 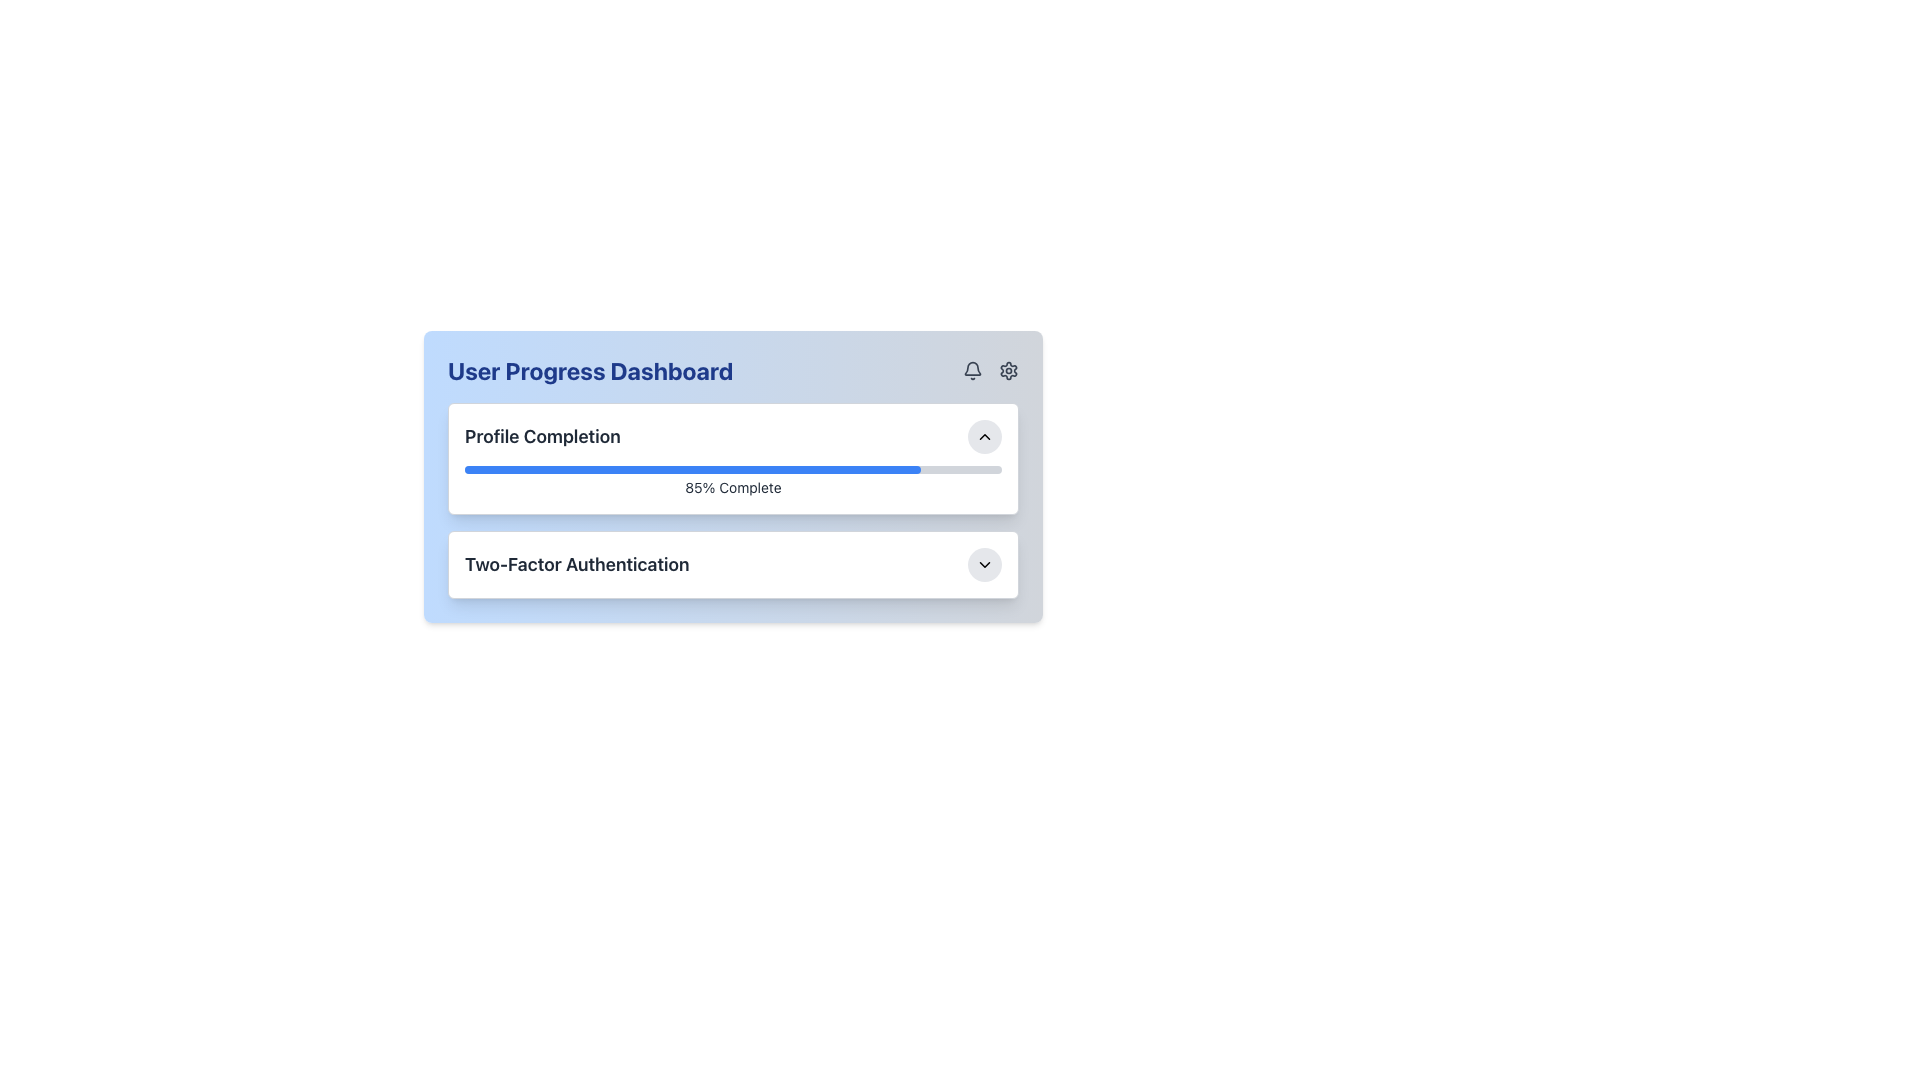 What do you see at coordinates (732, 488) in the screenshot?
I see `the text label displaying '85% Complete' which is styled in a smaller font size and located below the progress bar in the 'Profile Completion' section of the 'User Progress Dashboard'` at bounding box center [732, 488].